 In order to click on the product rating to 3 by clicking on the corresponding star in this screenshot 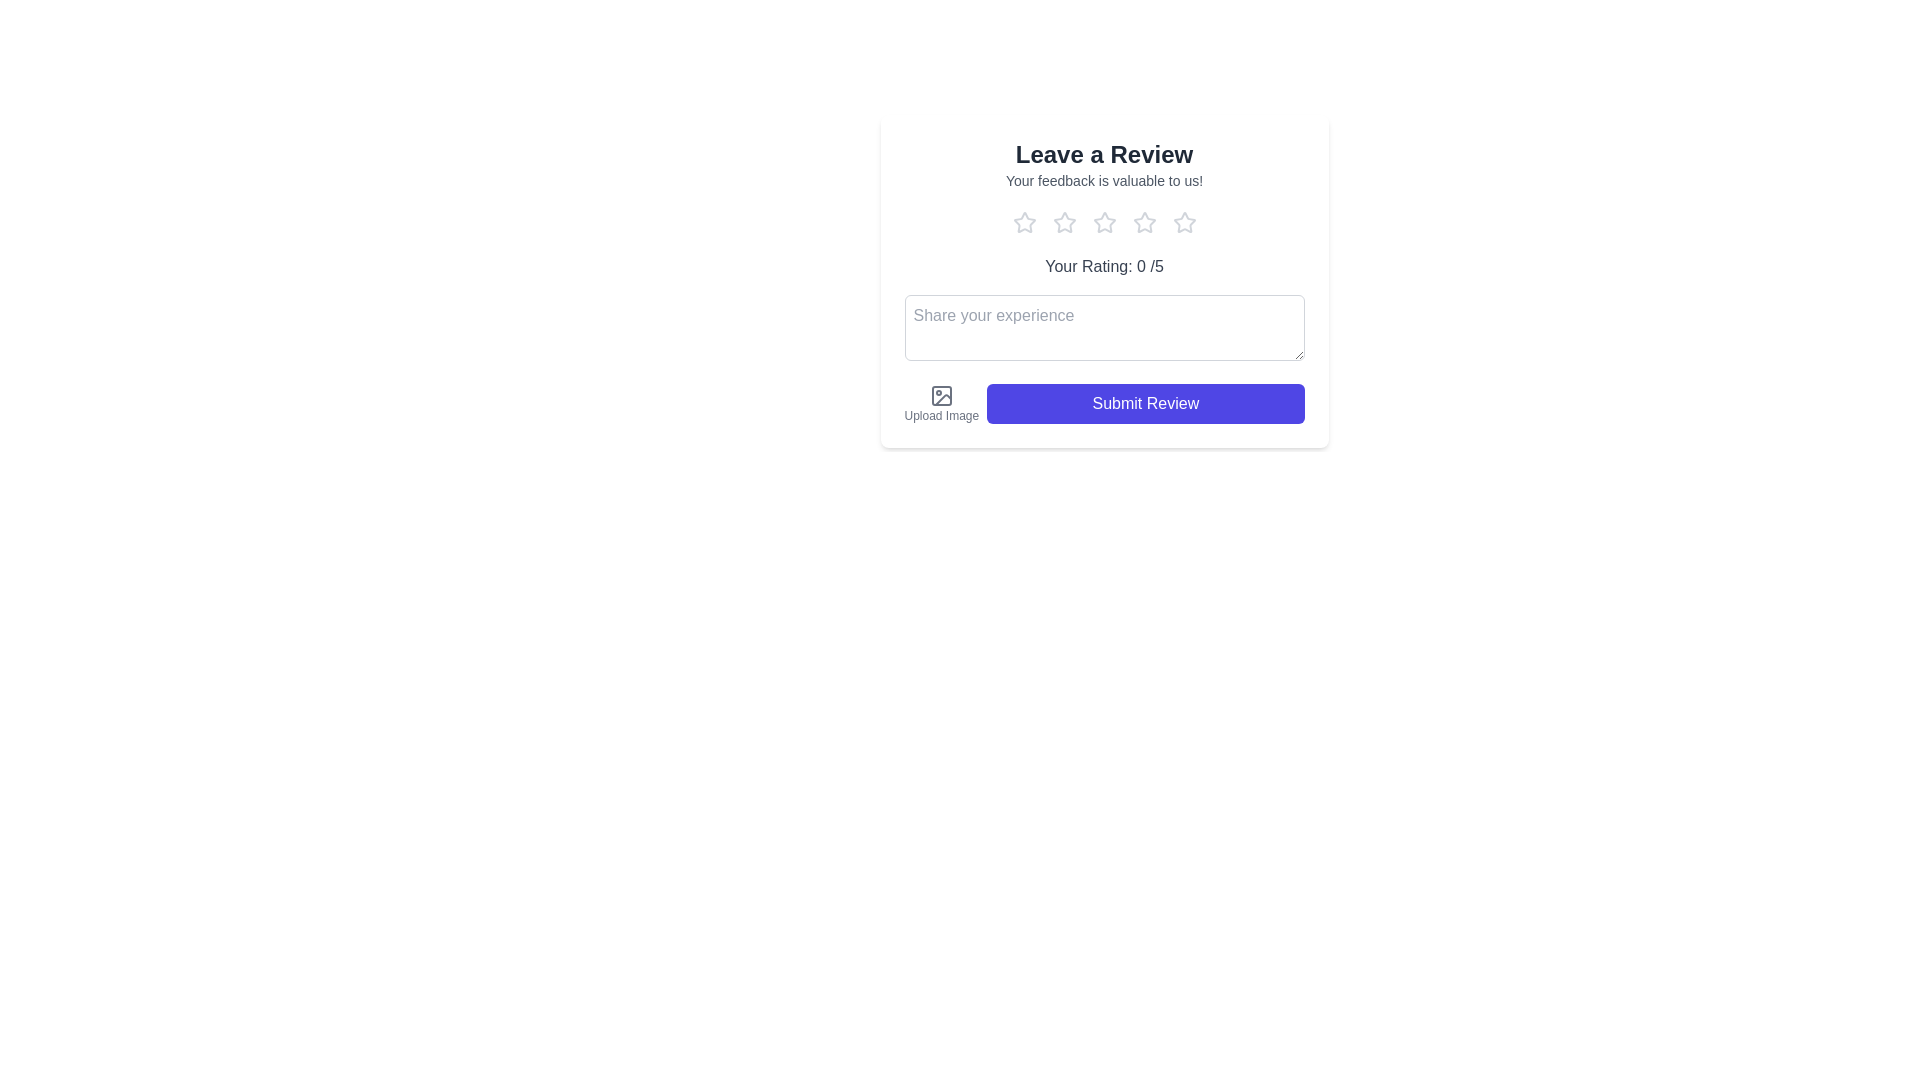, I will do `click(1103, 223)`.